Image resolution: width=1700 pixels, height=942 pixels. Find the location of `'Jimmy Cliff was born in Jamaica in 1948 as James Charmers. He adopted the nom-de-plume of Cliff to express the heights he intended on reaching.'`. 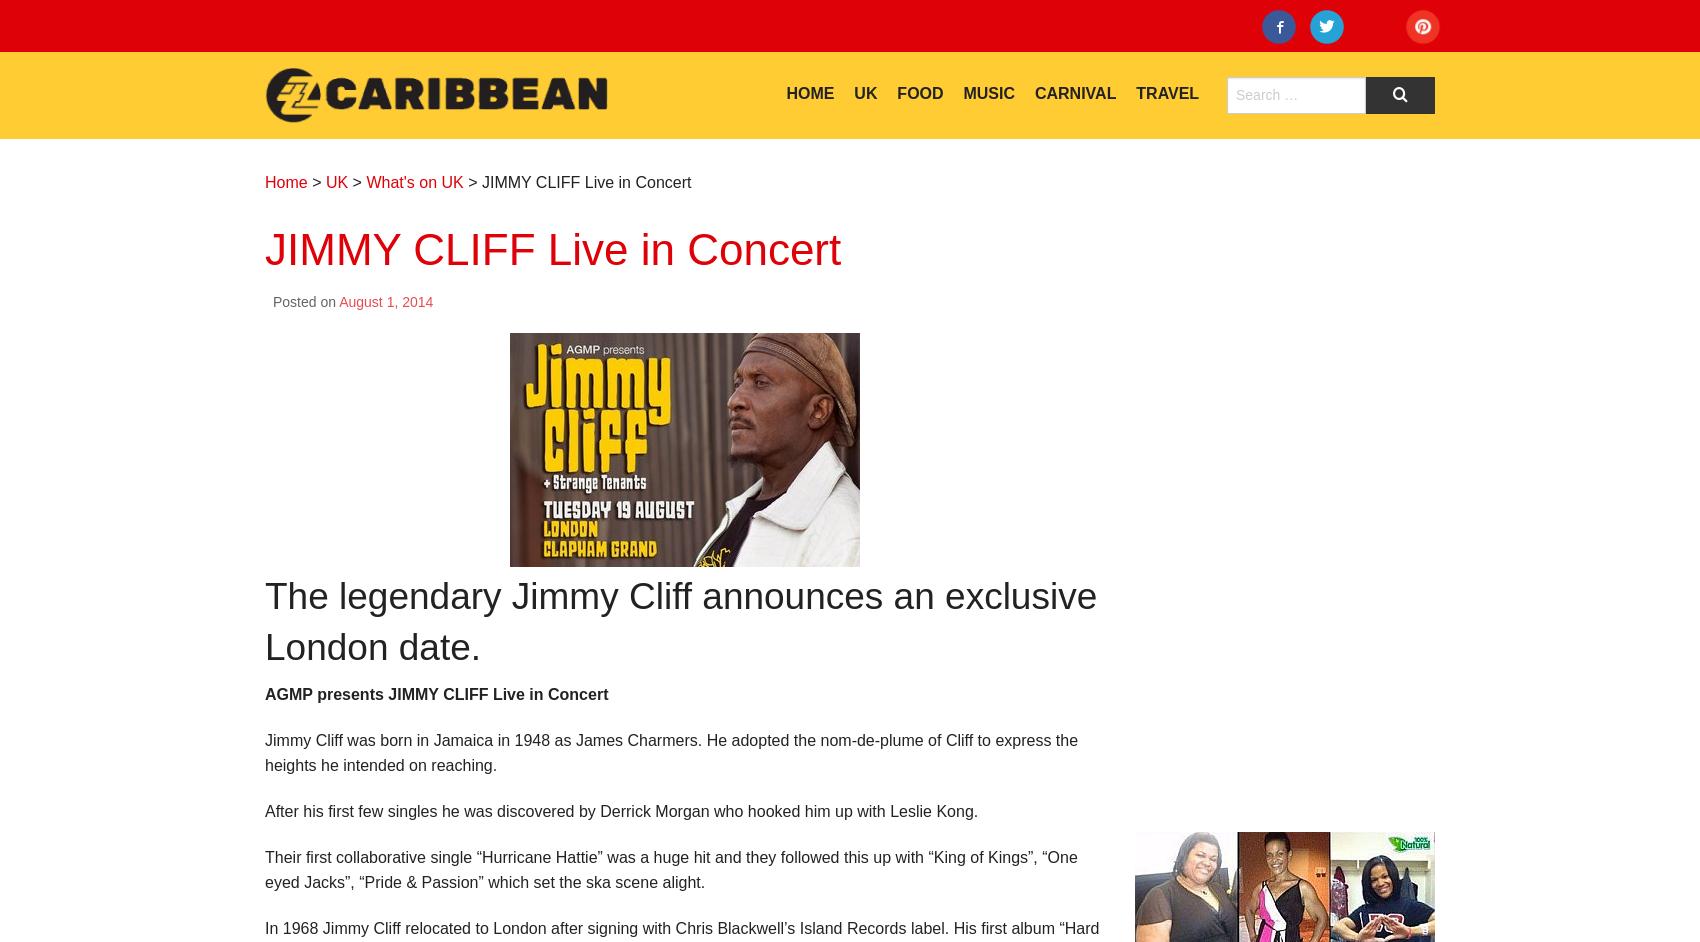

'Jimmy Cliff was born in Jamaica in 1948 as James Charmers. He adopted the nom-de-plume of Cliff to express the heights he intended on reaching.' is located at coordinates (671, 751).